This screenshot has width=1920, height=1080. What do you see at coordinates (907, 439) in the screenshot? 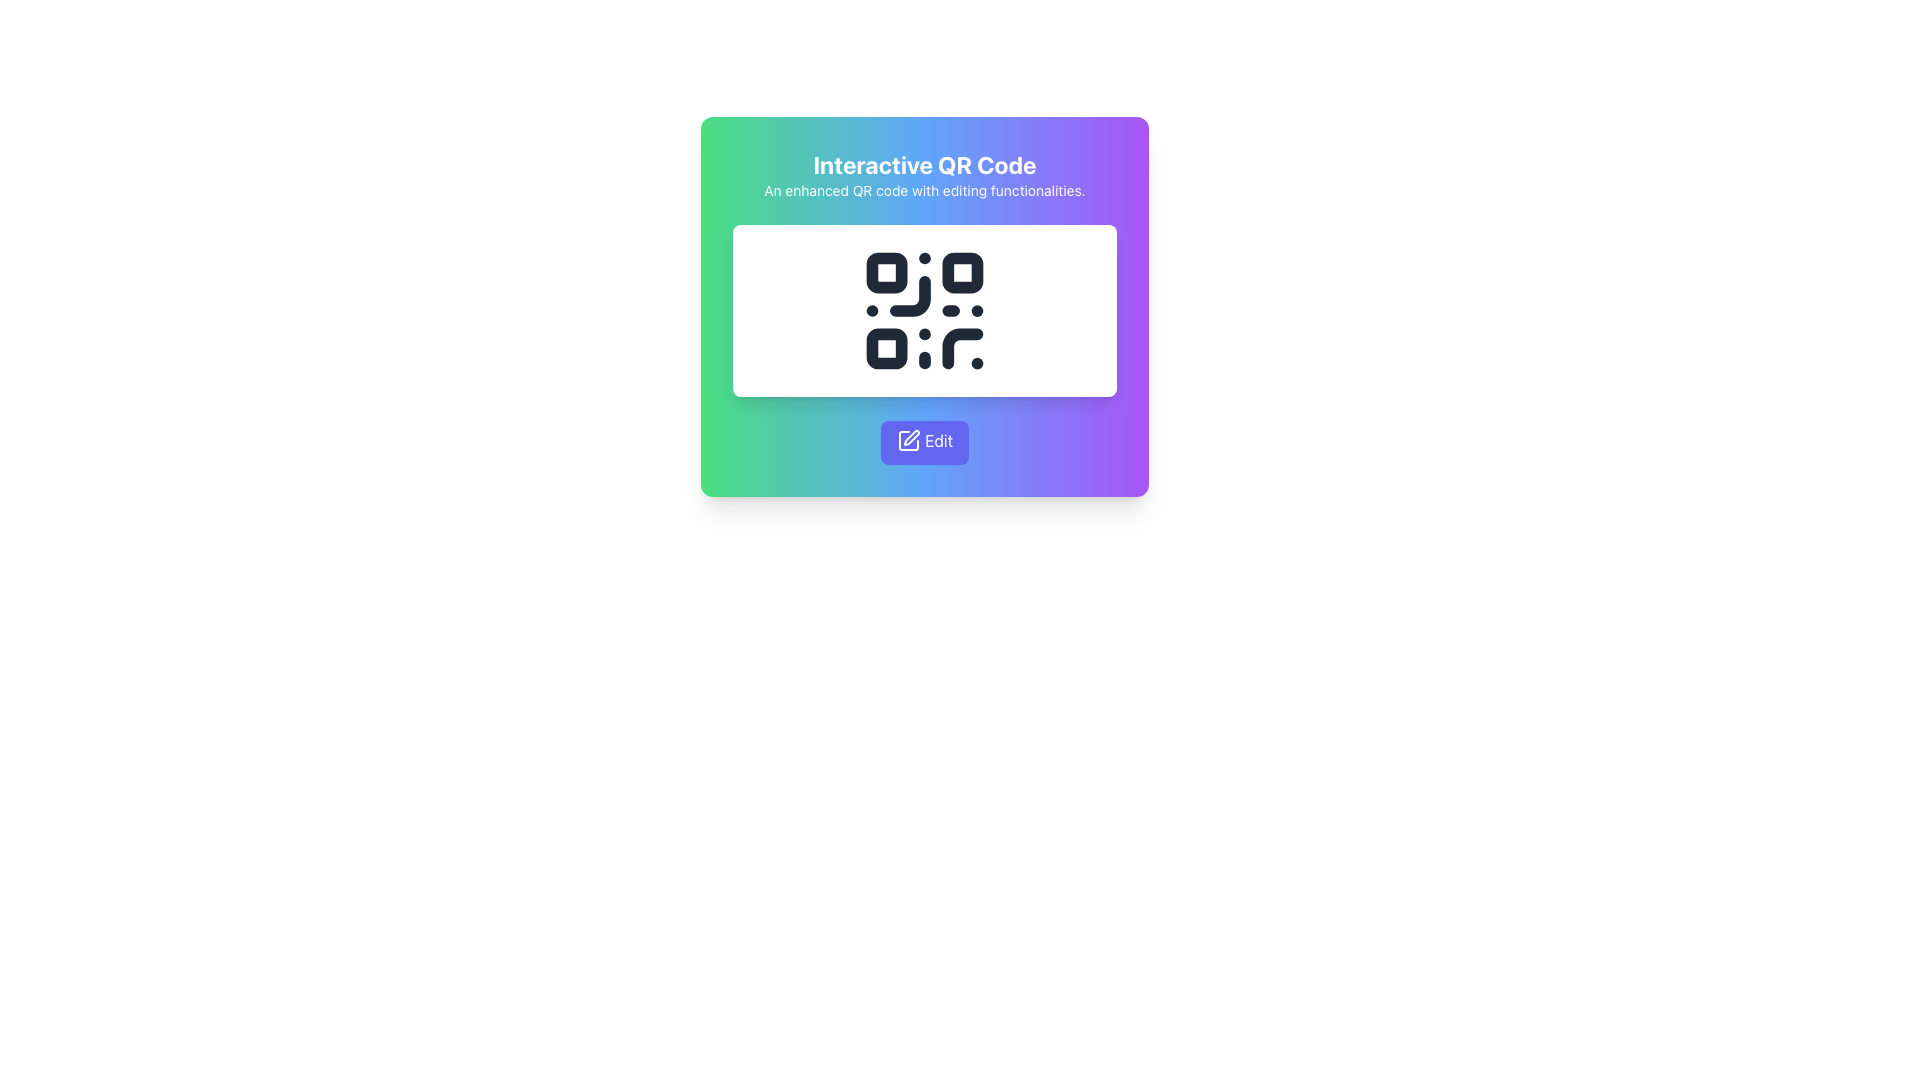
I see `the 'Edit' button, which is represented by an SVG icon, to trigger its functionality for editing the associated content` at bounding box center [907, 439].